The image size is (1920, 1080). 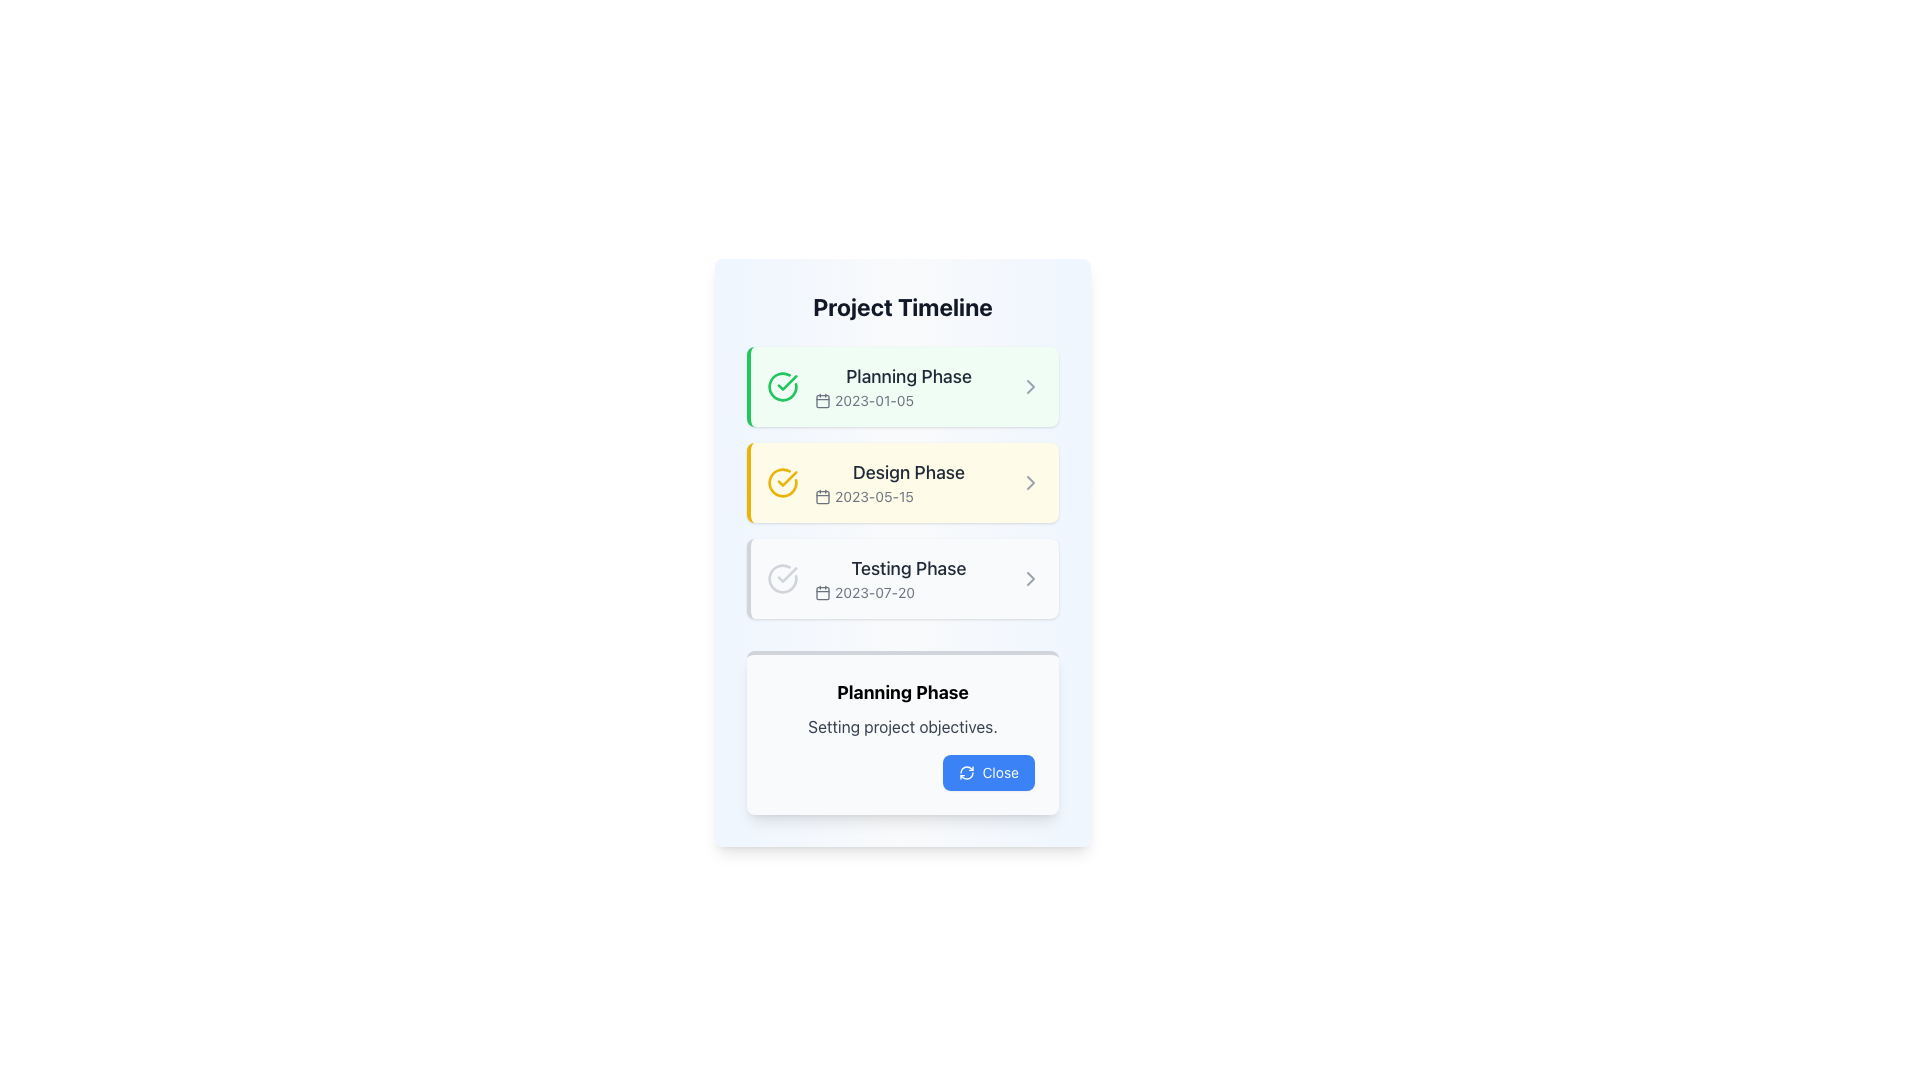 I want to click on the circular arrow icon that is styled in an outline format, located to the left of the text 'Close' within the 'Close' button in the bottom-right of the interface, so click(x=966, y=771).